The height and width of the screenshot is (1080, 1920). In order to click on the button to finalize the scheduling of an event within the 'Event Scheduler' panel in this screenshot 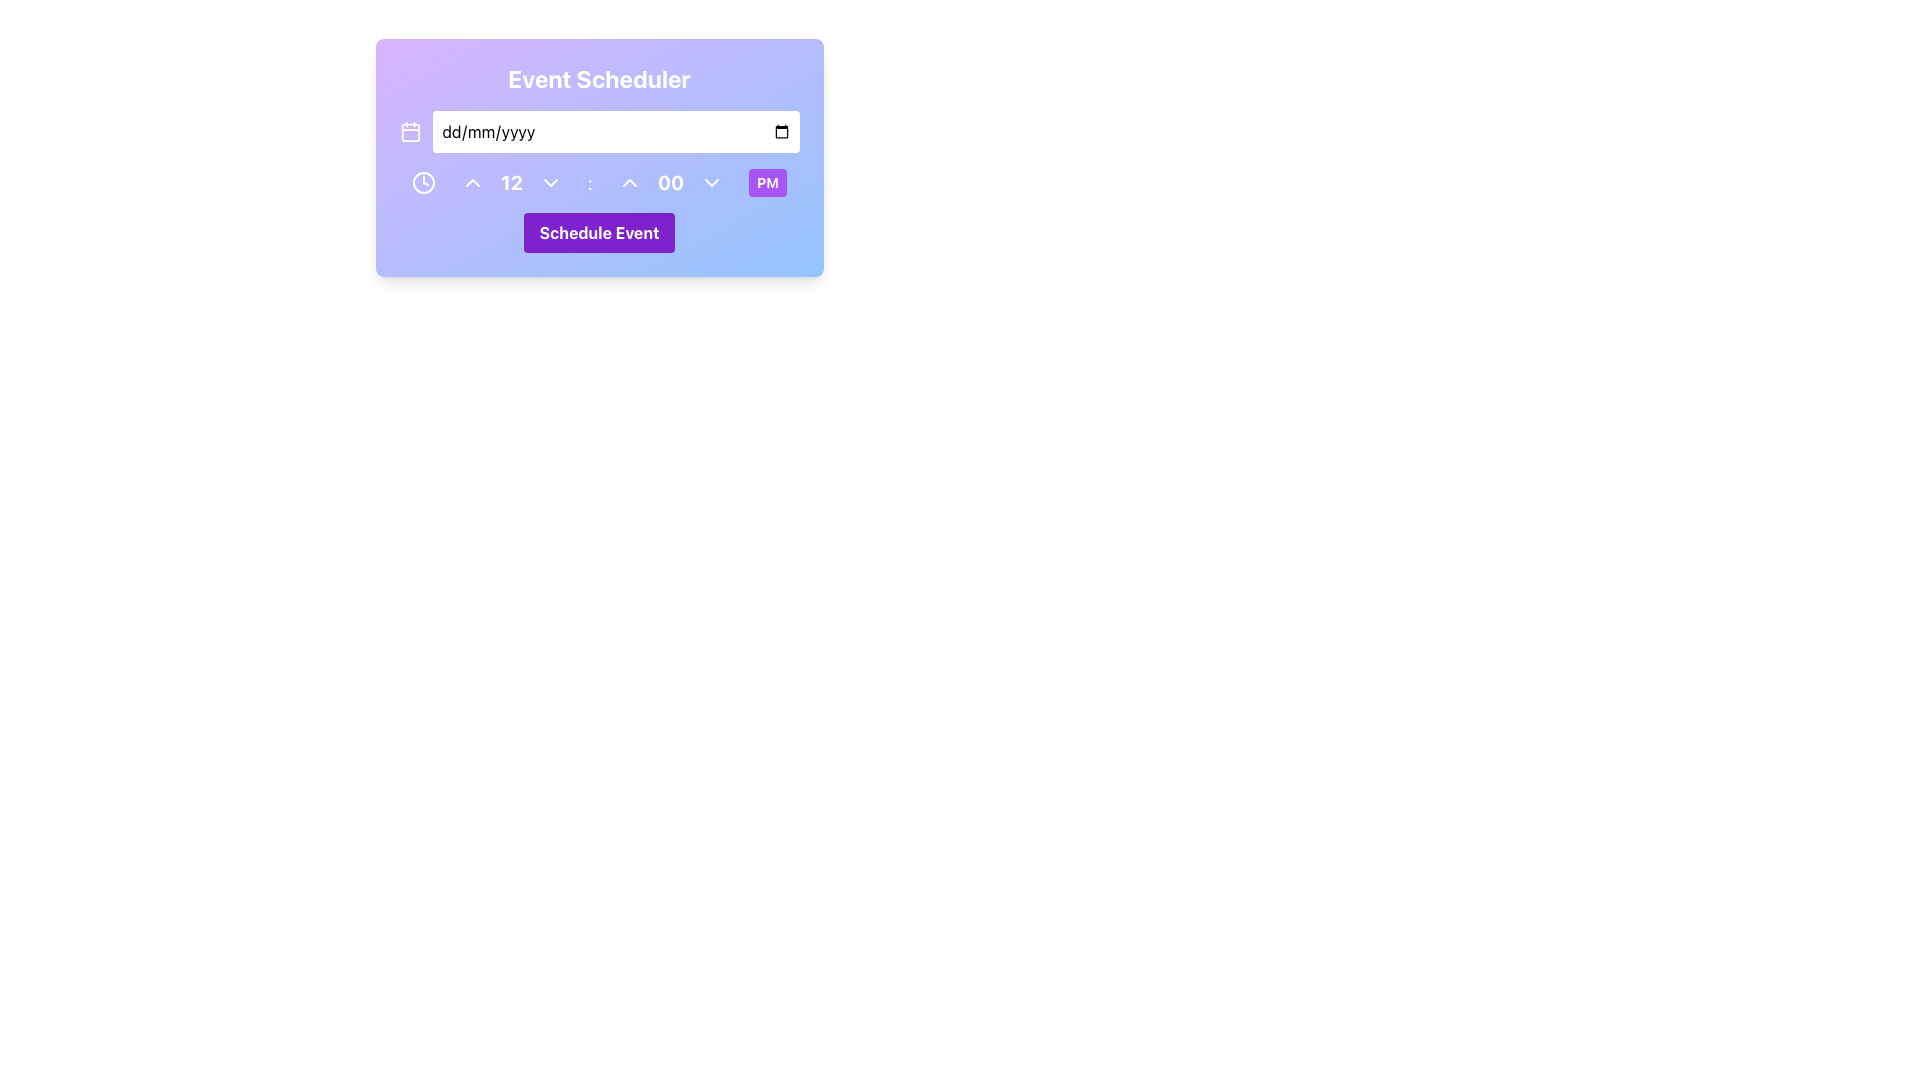, I will do `click(598, 231)`.